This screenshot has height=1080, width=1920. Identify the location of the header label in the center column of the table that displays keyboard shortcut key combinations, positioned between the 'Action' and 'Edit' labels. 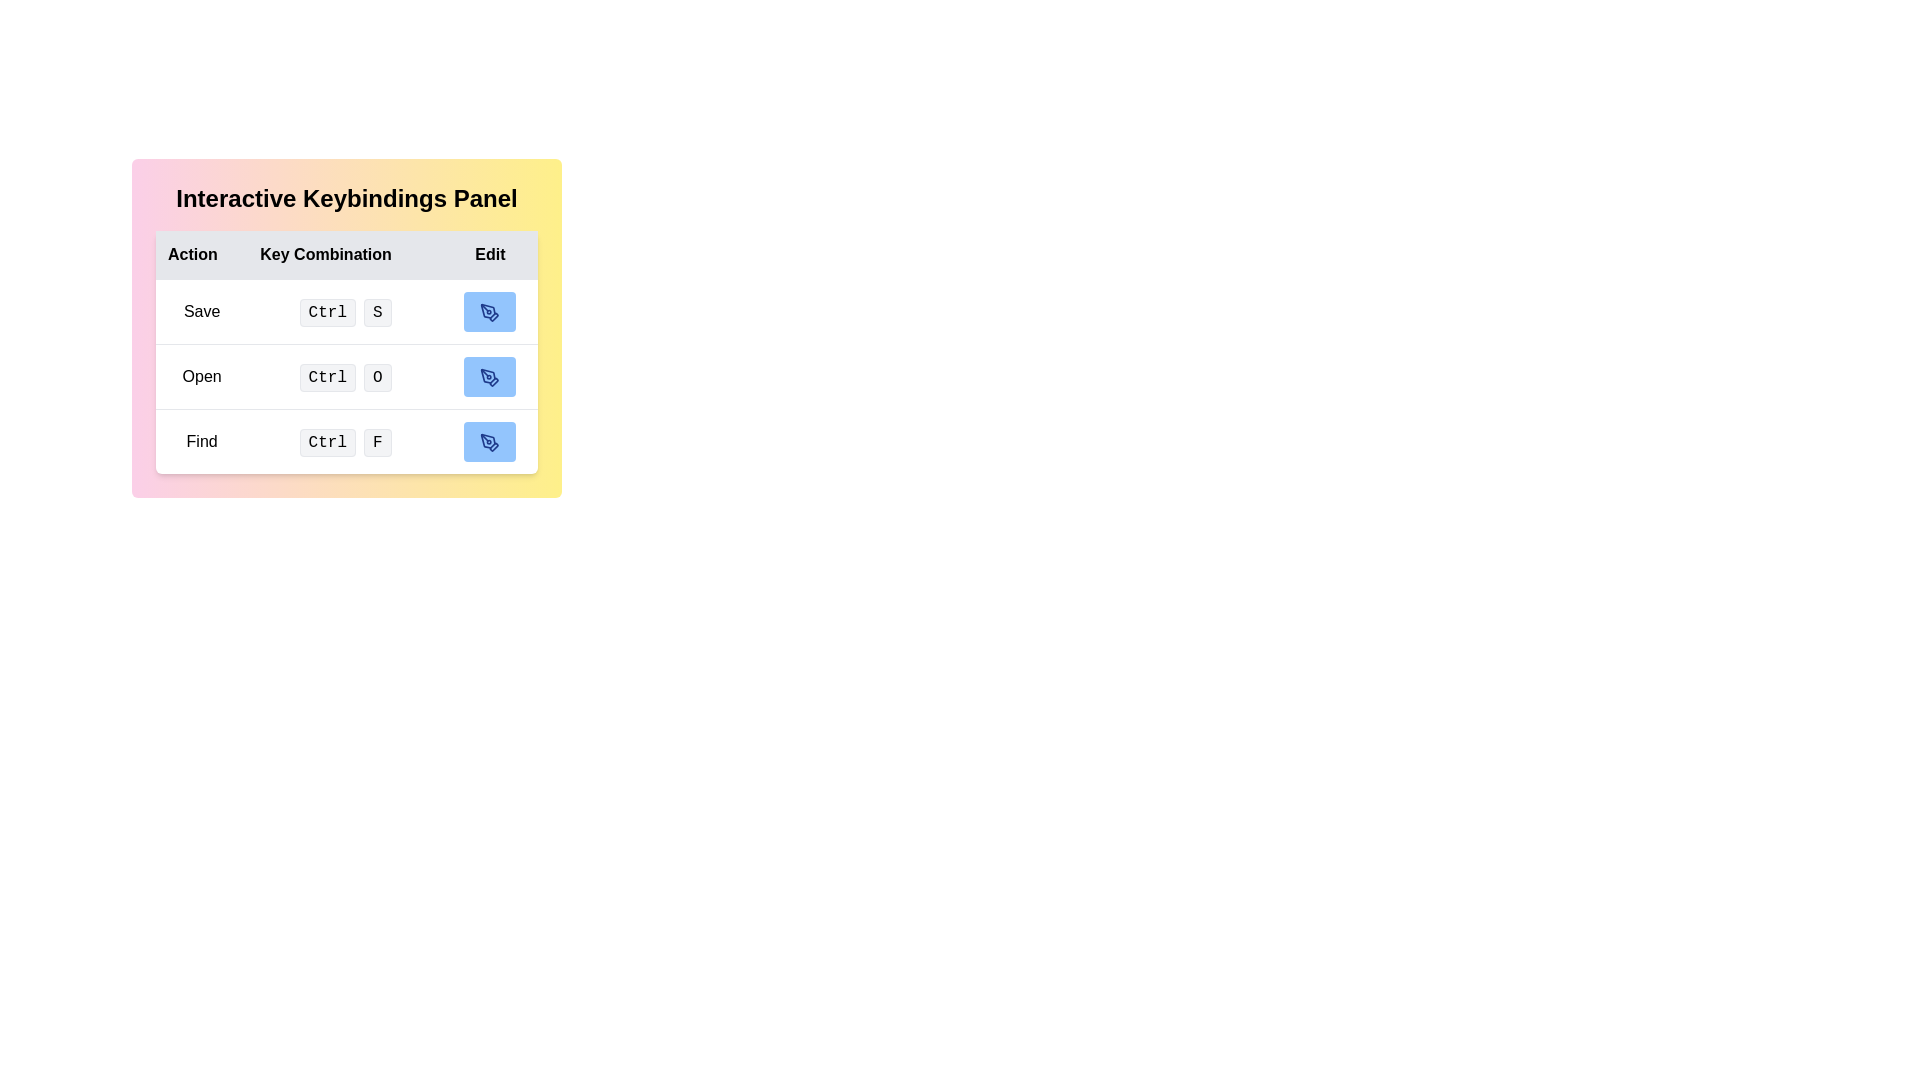
(345, 254).